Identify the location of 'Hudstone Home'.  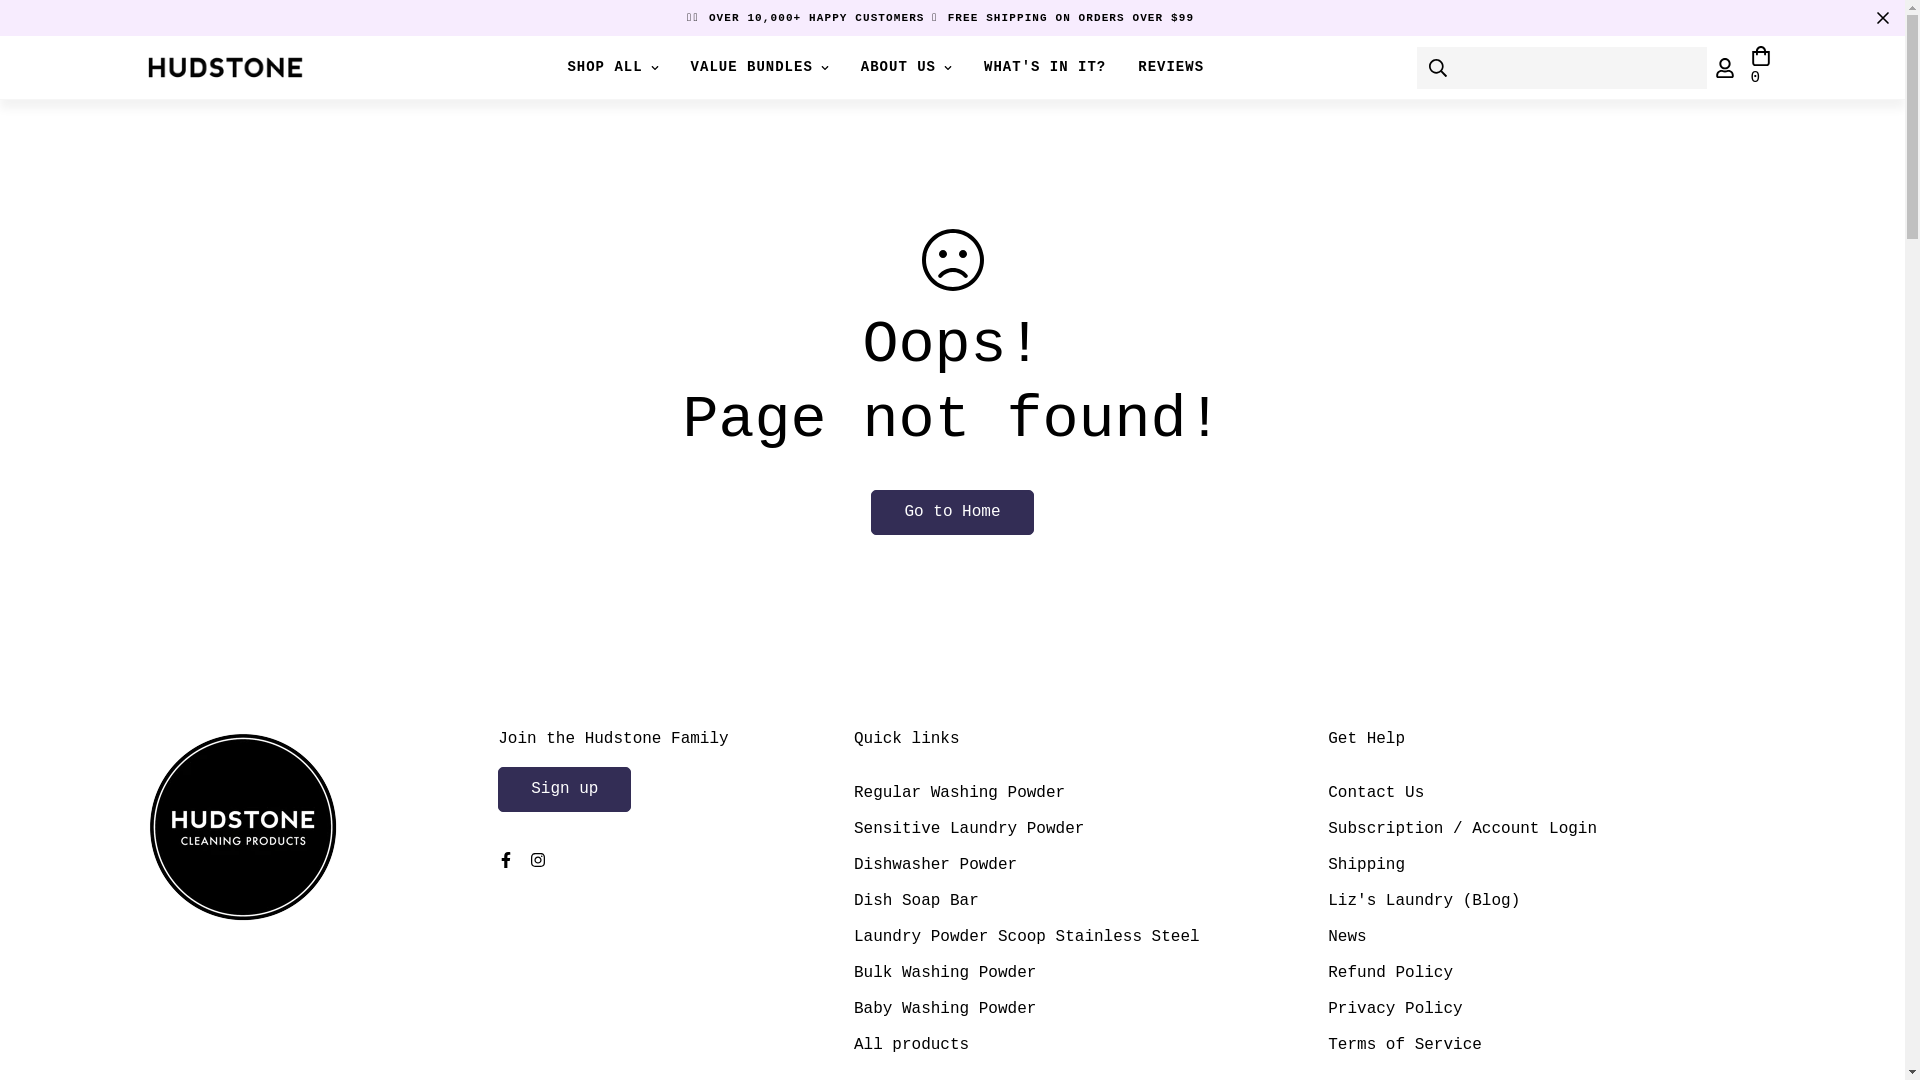
(224, 65).